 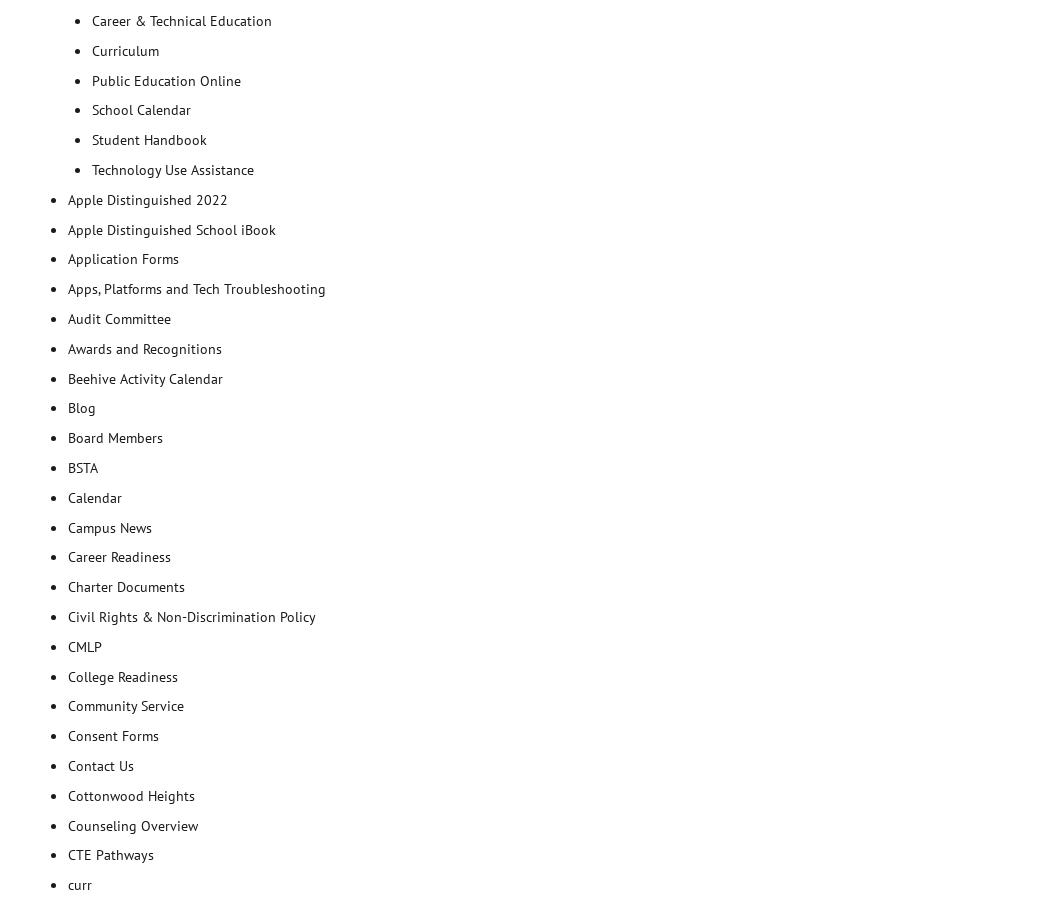 What do you see at coordinates (91, 19) in the screenshot?
I see `'Career & Technical Education'` at bounding box center [91, 19].